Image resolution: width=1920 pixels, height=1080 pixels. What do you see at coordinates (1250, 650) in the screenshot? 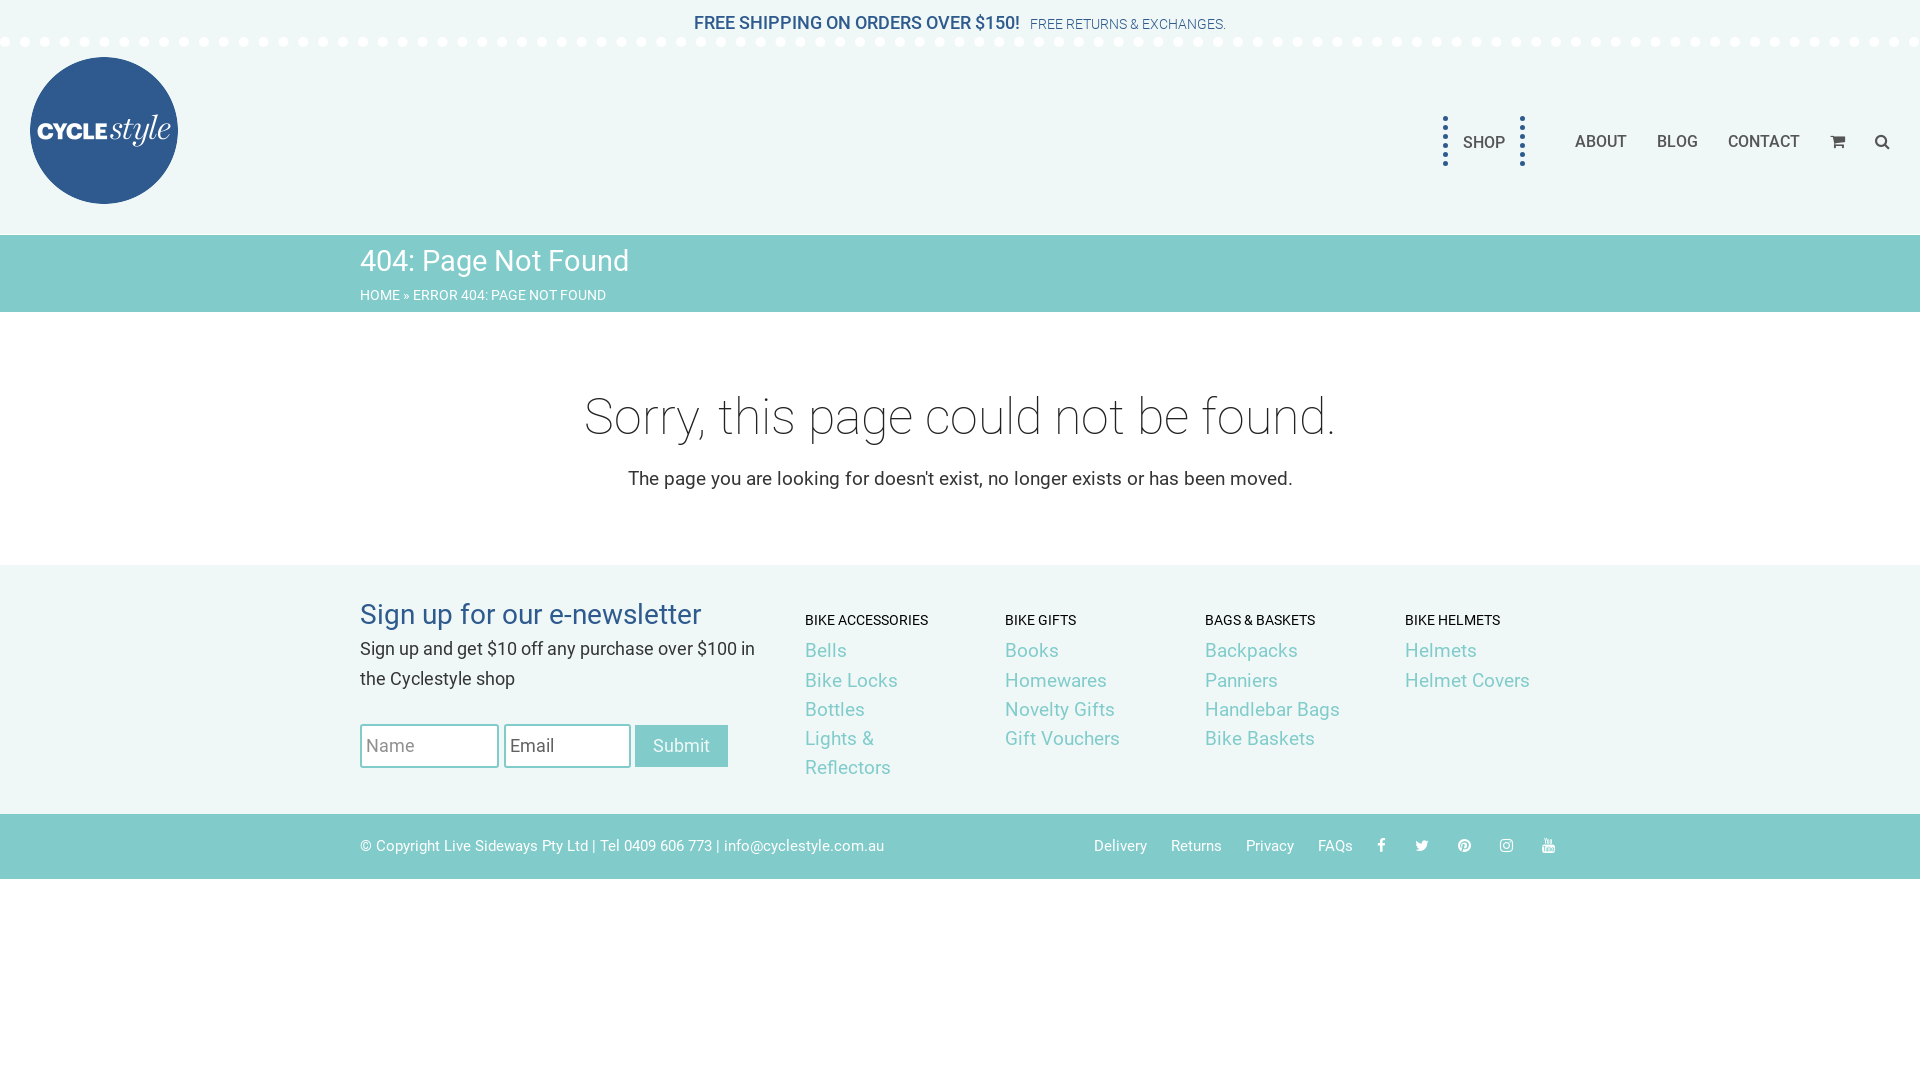
I see `'Backpacks'` at bounding box center [1250, 650].